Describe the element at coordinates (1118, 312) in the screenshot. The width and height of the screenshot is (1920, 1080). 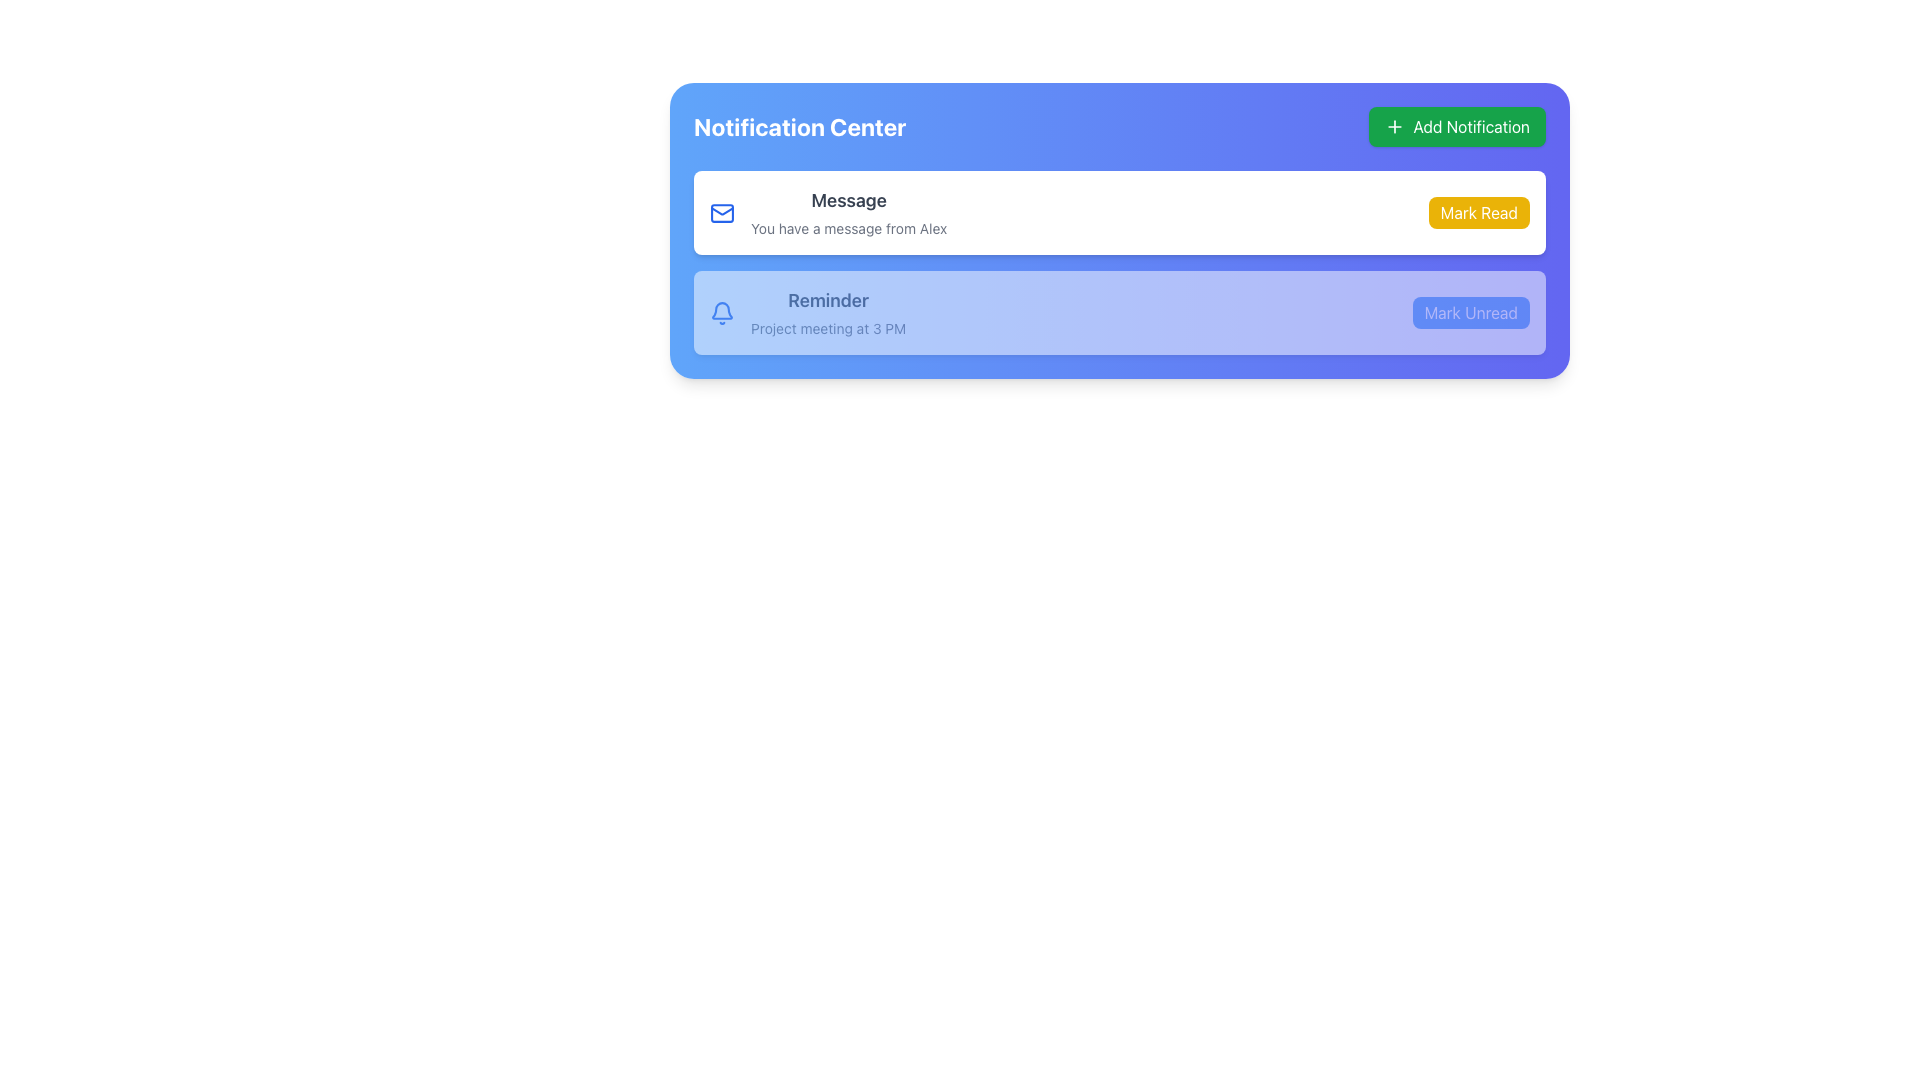
I see `the Notification Card that notifies about a project meeting scheduled at 3 PM` at that location.